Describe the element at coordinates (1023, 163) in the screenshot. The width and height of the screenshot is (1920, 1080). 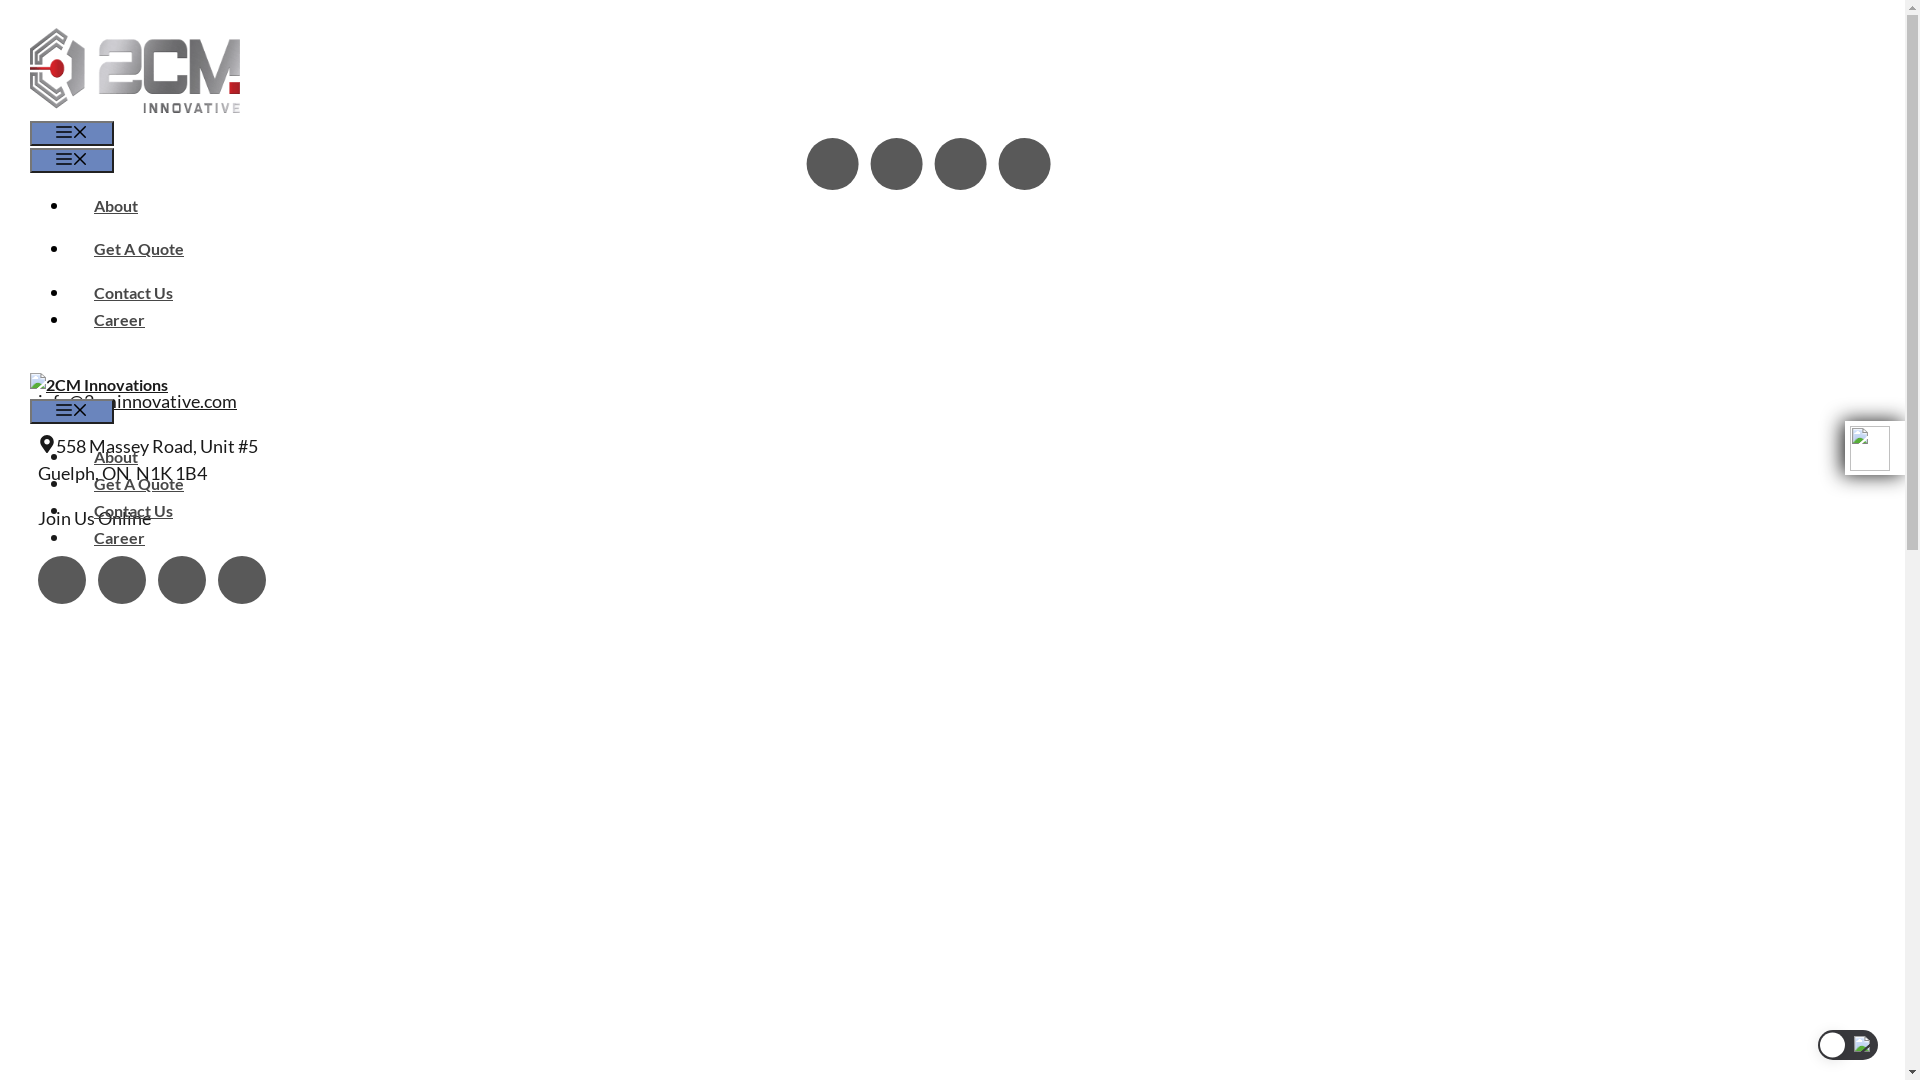
I see `'LinkedIn'` at that location.